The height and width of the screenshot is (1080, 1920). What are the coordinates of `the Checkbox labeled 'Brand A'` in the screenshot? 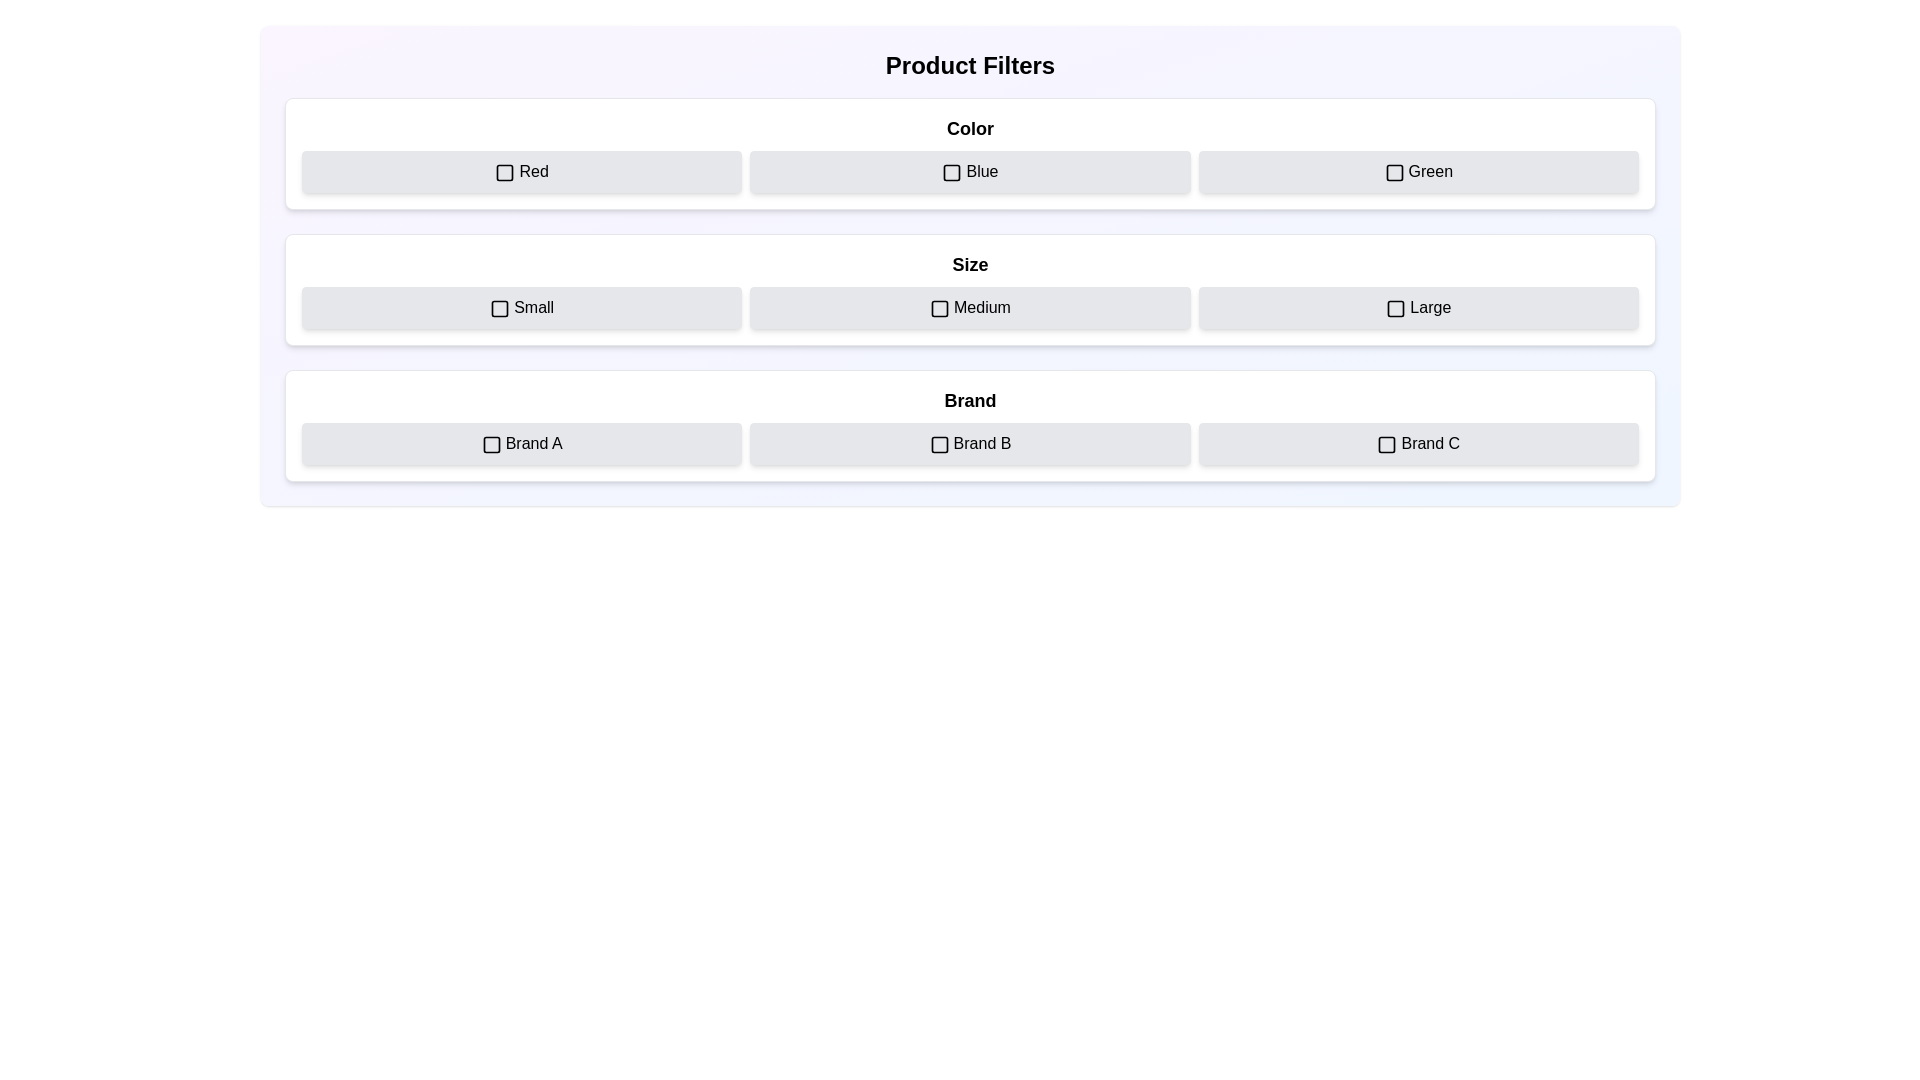 It's located at (522, 442).